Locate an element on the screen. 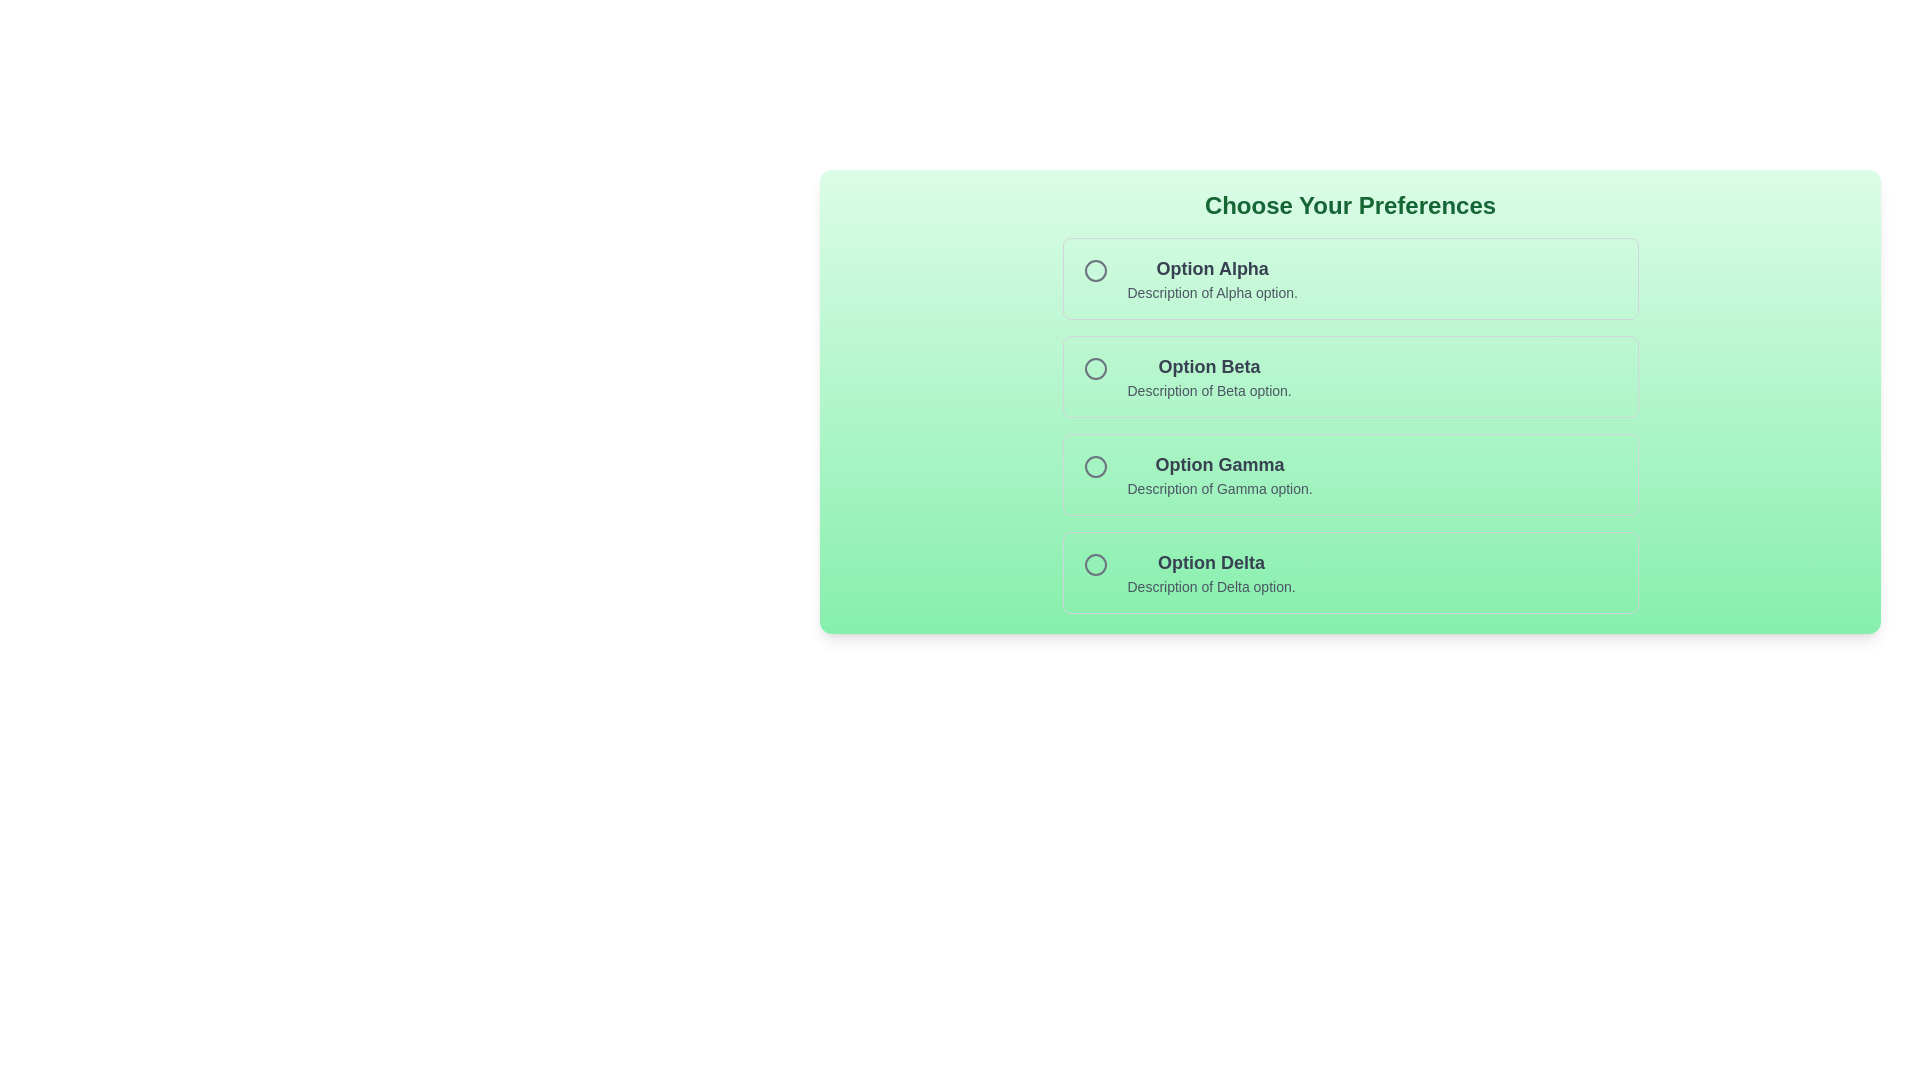  the radio button styled with a rounded border in gray, located to the left of the text 'Option Beta' is located at coordinates (1094, 369).